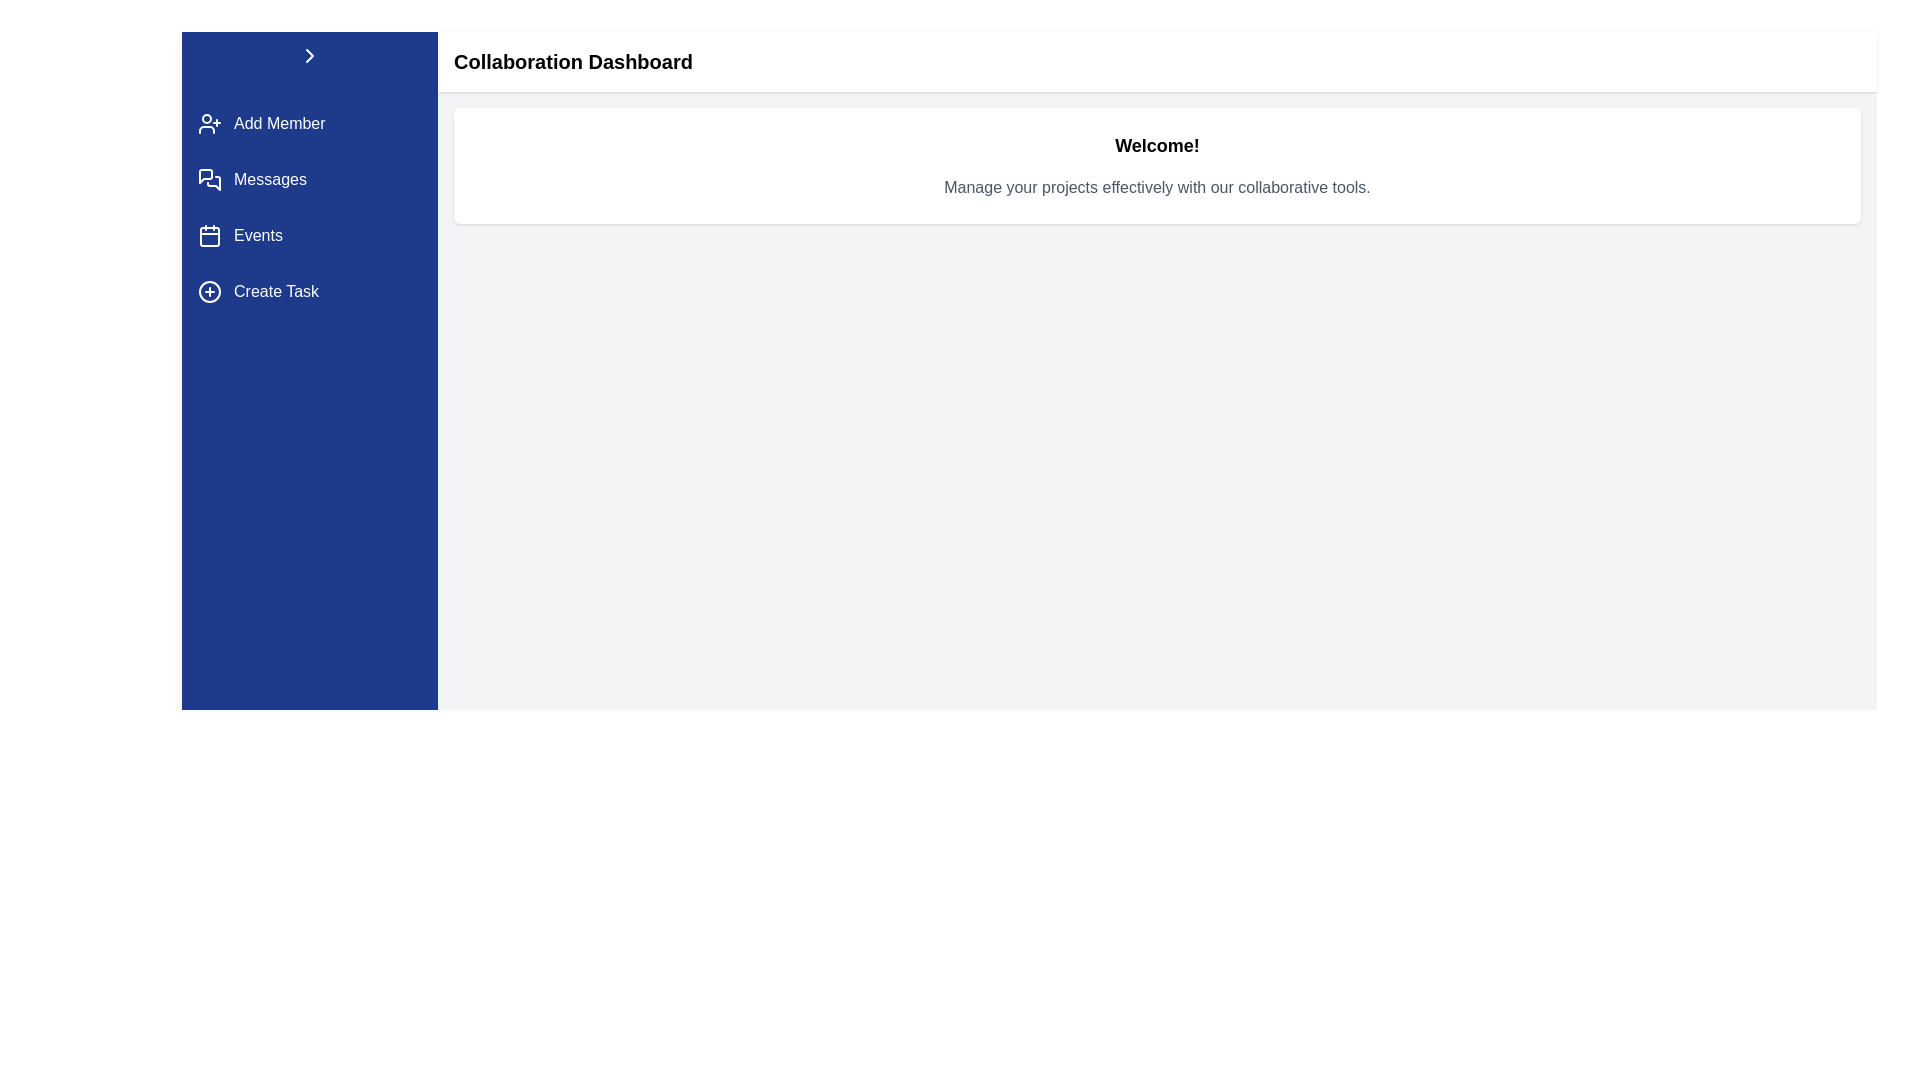 This screenshot has height=1080, width=1920. Describe the element at coordinates (210, 123) in the screenshot. I see `the icon button depicting a user figure with a '+' symbol` at that location.